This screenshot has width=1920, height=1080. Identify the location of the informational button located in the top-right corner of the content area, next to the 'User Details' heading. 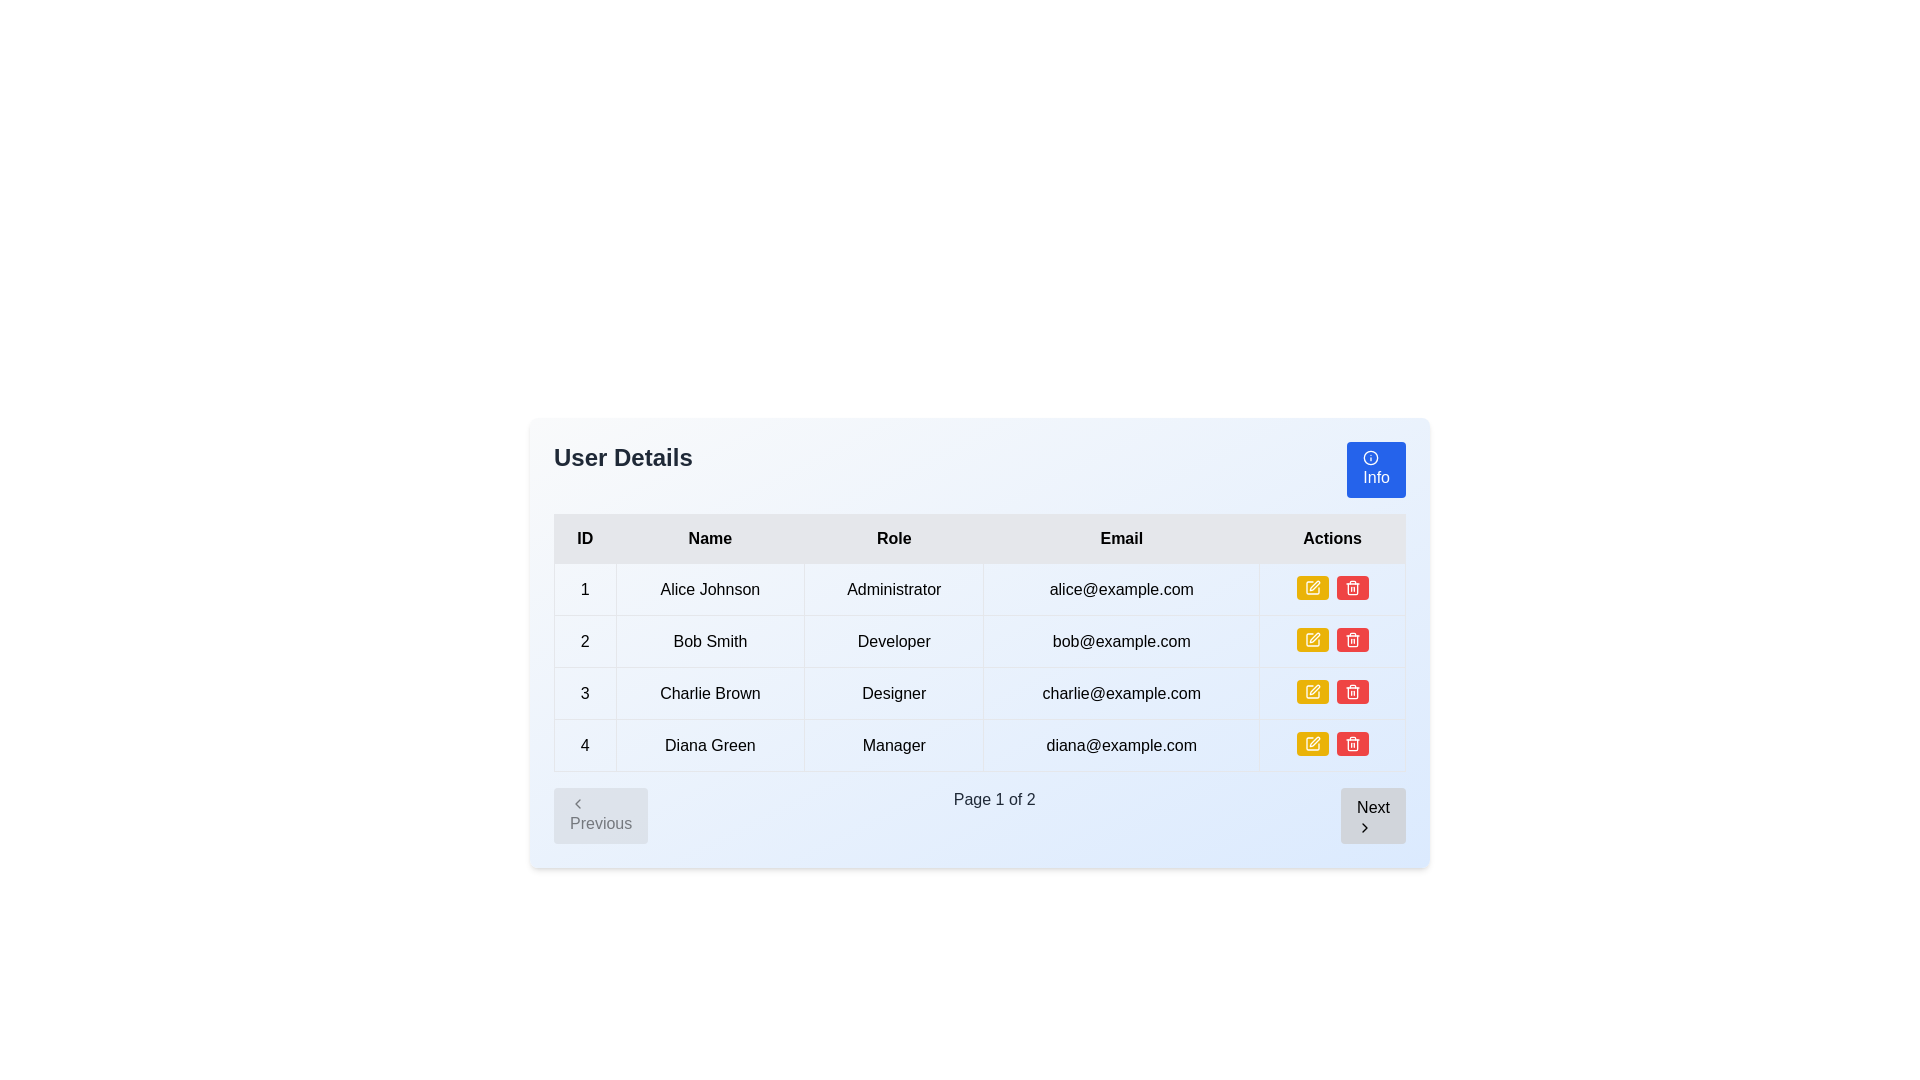
(1375, 470).